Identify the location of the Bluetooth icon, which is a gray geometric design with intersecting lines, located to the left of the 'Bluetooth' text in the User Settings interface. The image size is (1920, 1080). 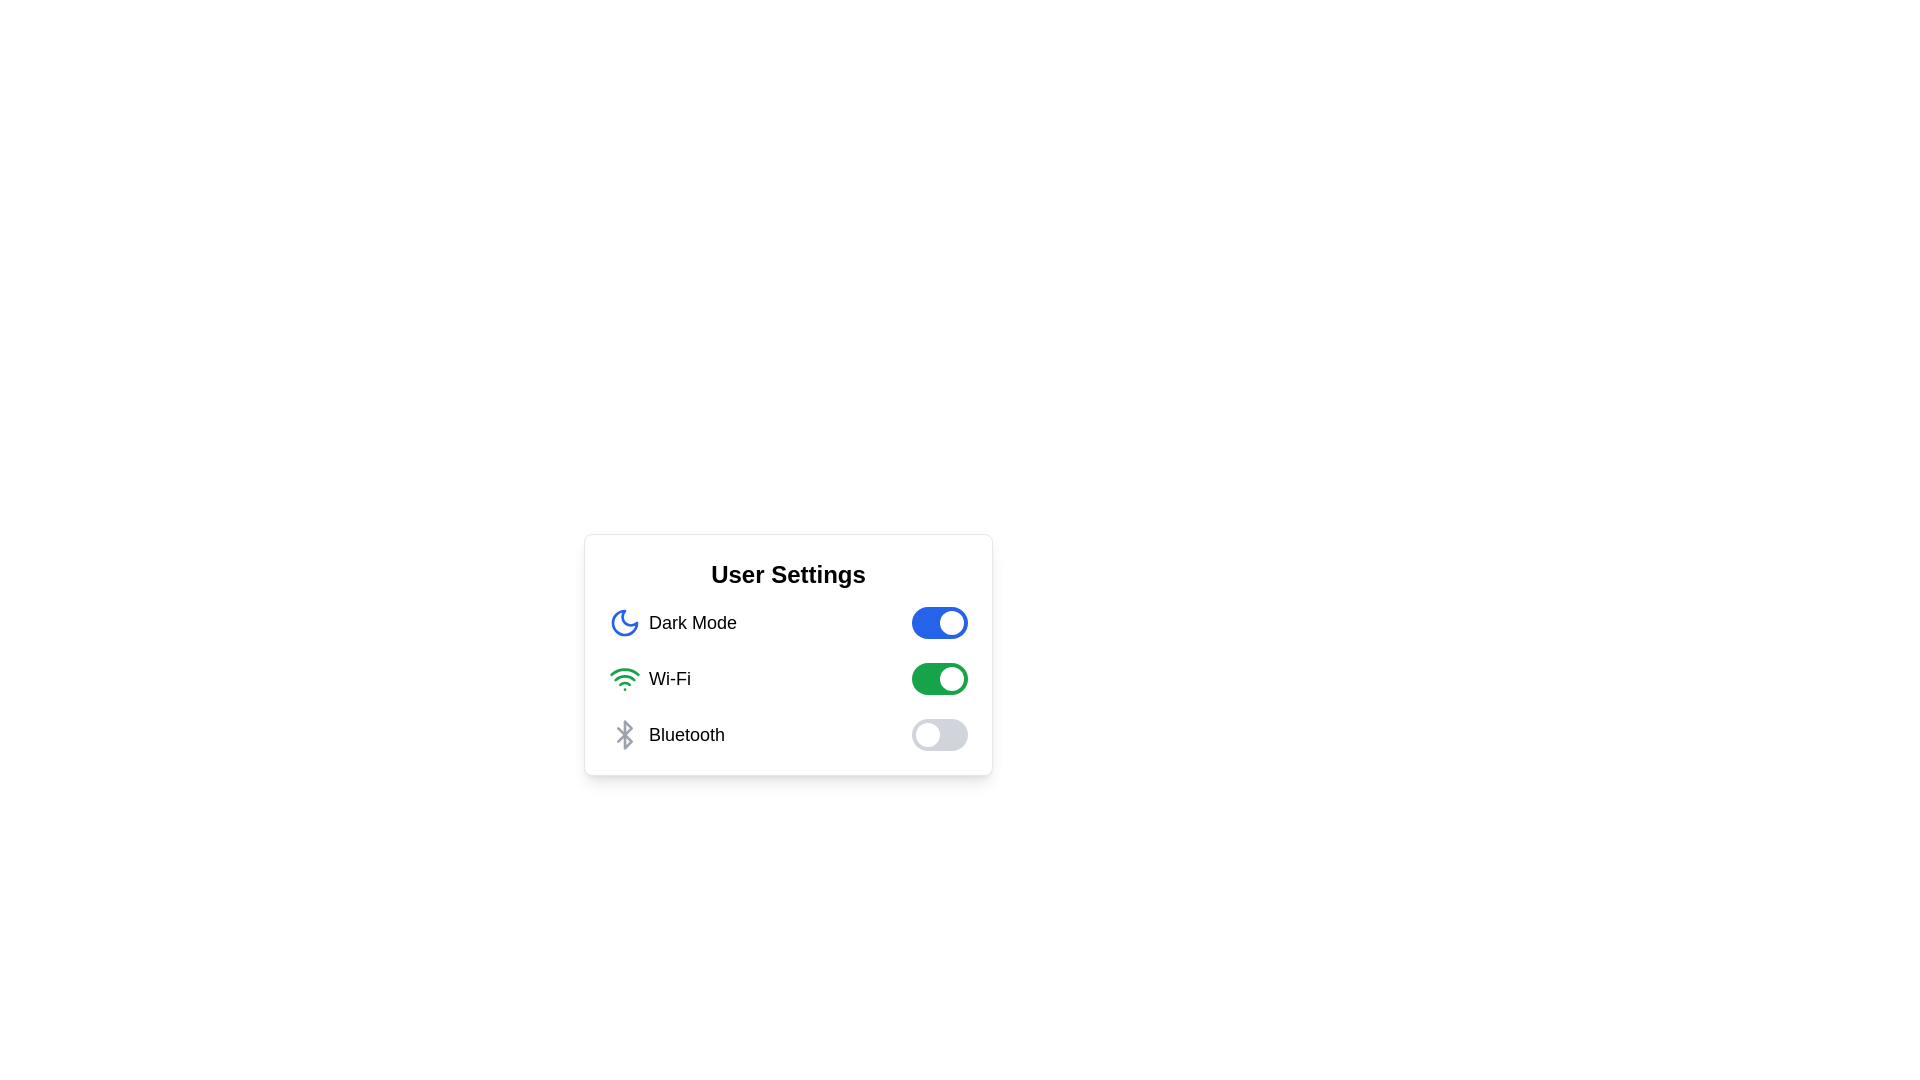
(623, 735).